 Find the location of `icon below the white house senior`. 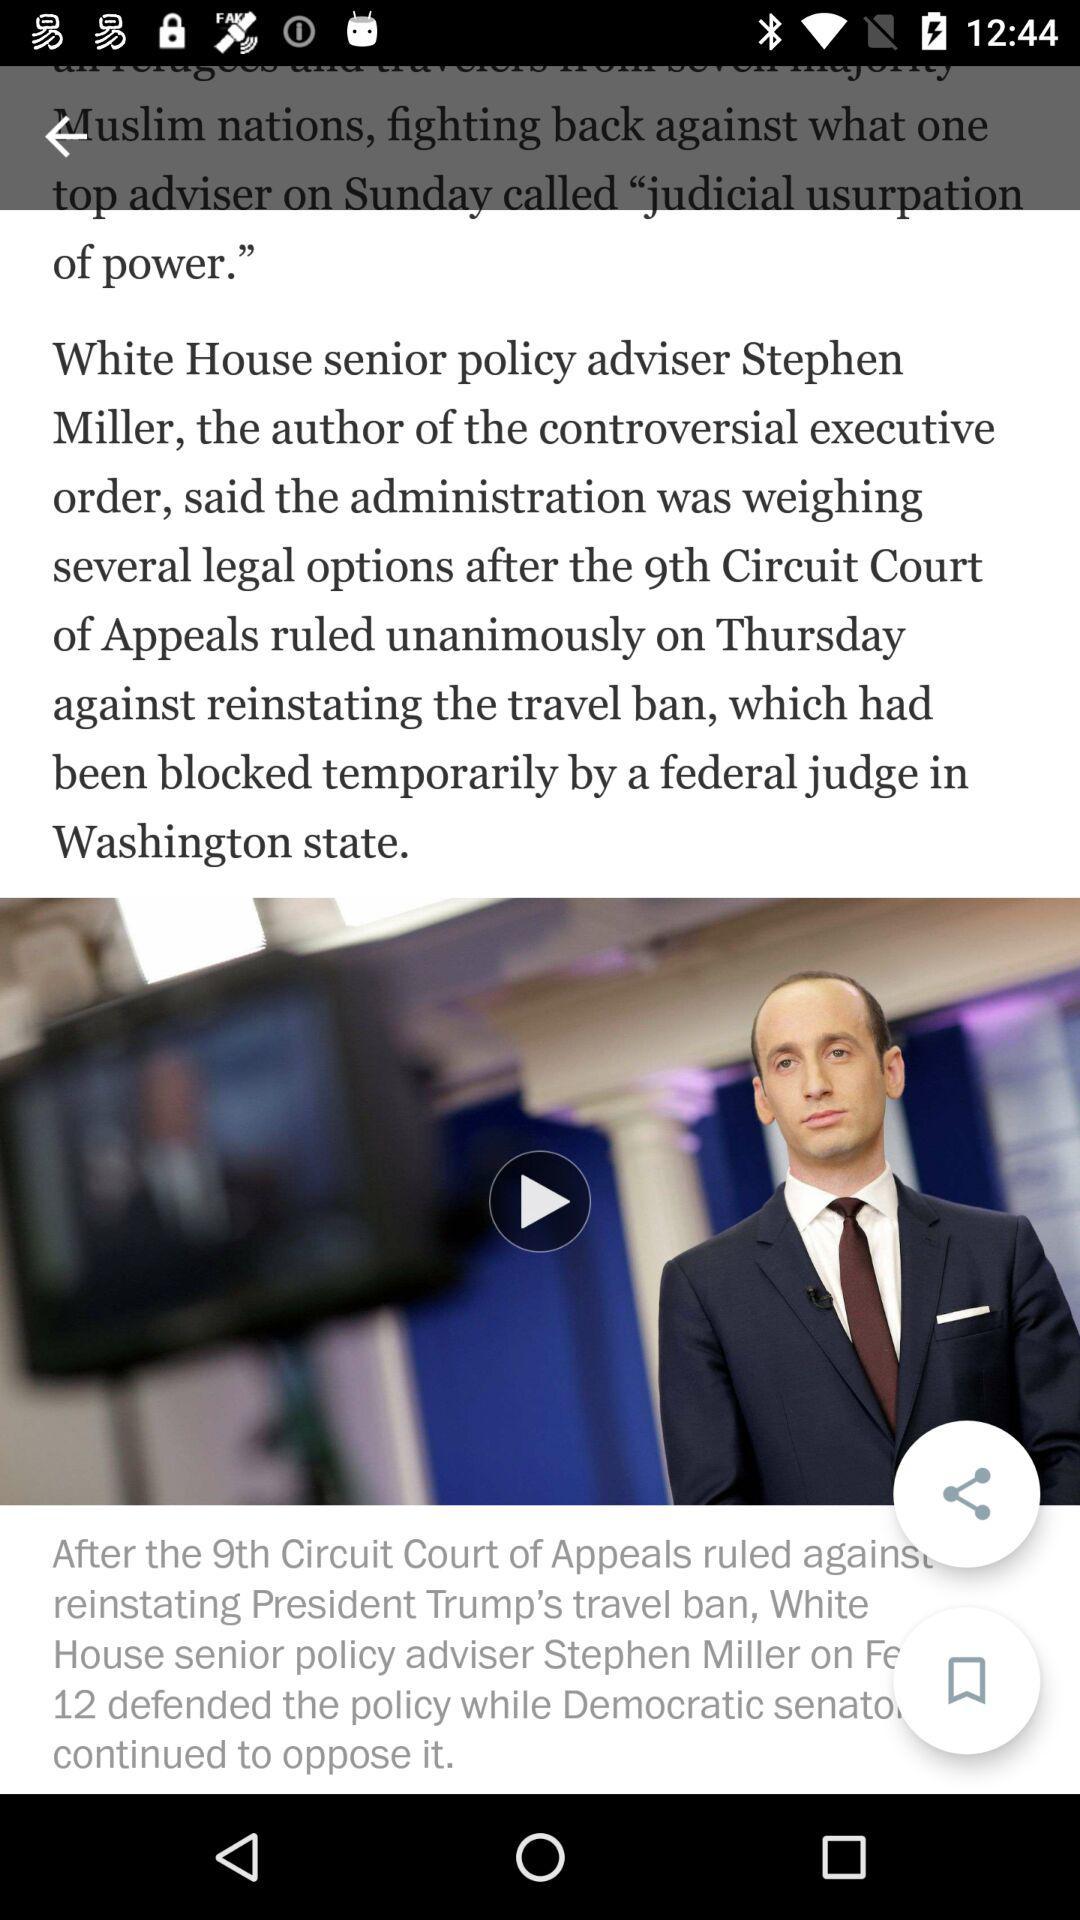

icon below the white house senior is located at coordinates (540, 1200).